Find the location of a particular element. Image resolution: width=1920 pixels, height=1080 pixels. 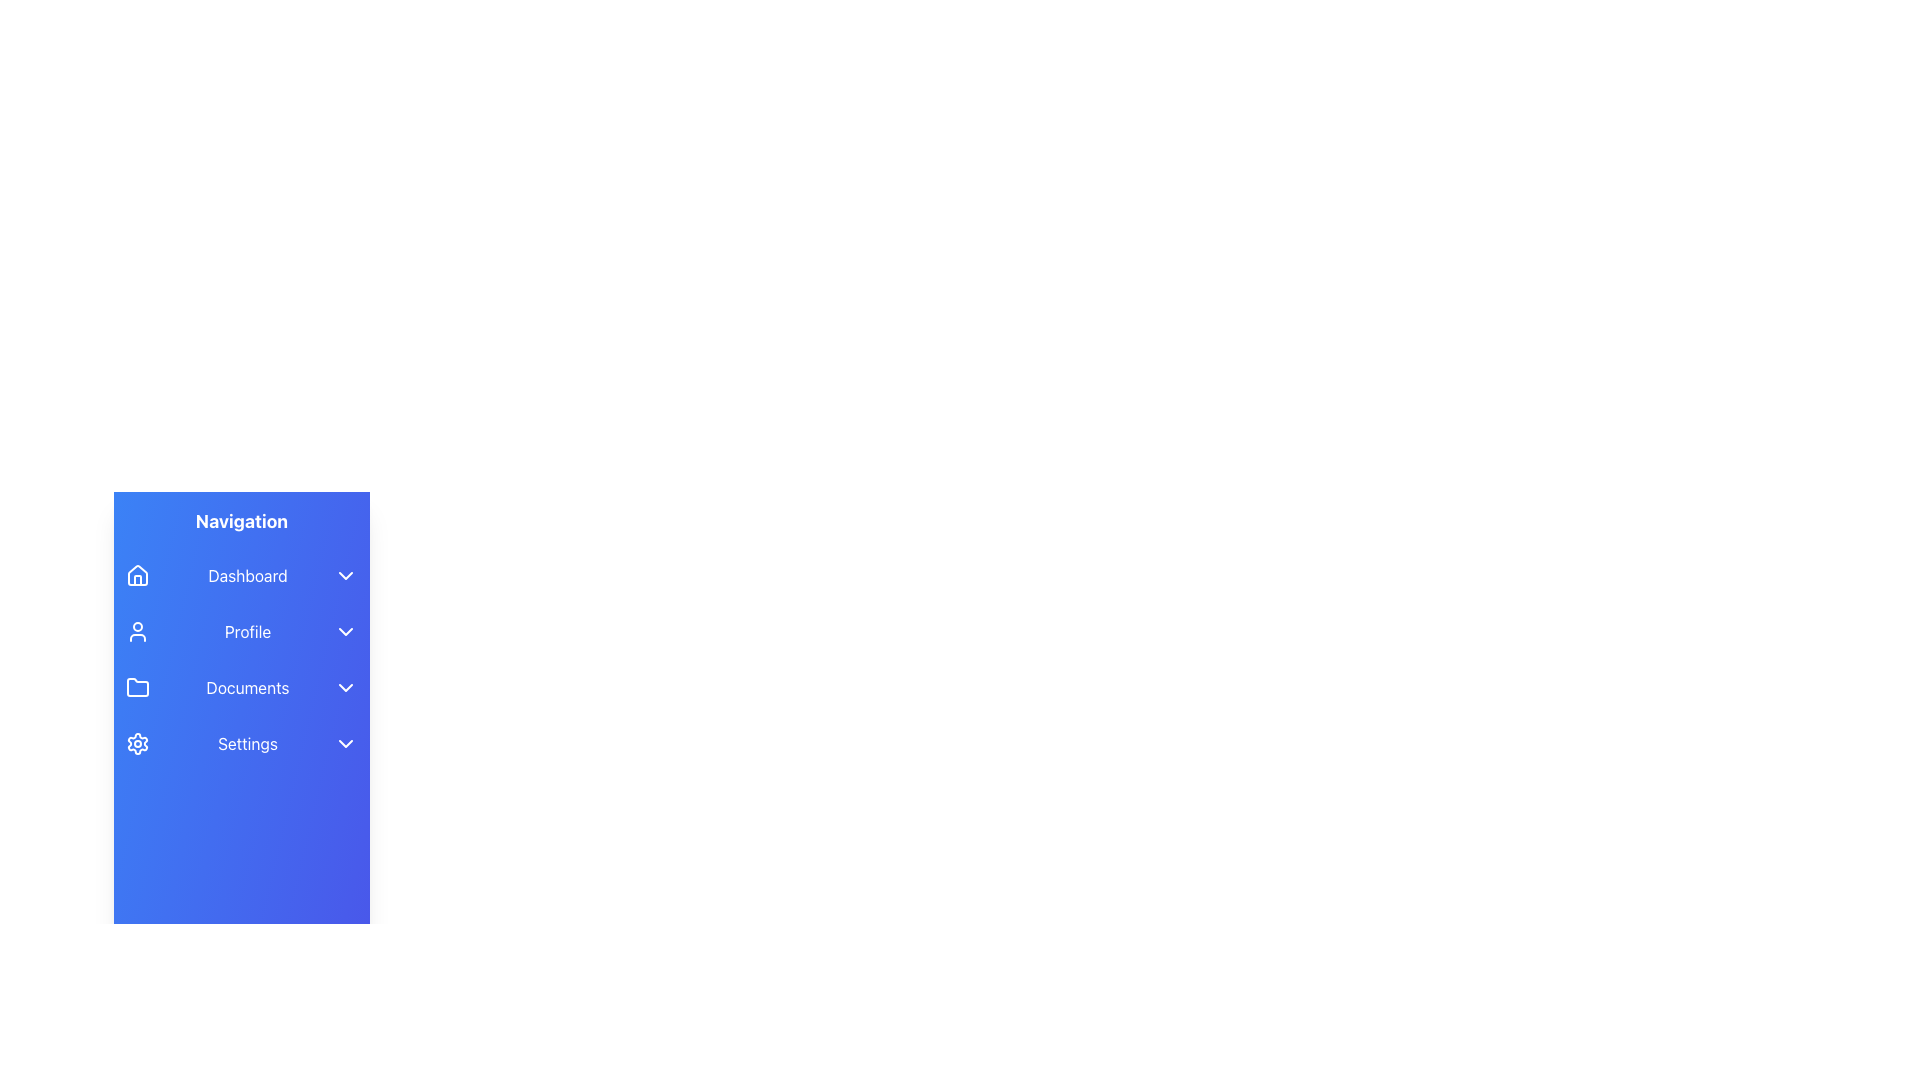

the 'Profile' navigation item in the blue sidebar to trigger the tooltip is located at coordinates (240, 632).